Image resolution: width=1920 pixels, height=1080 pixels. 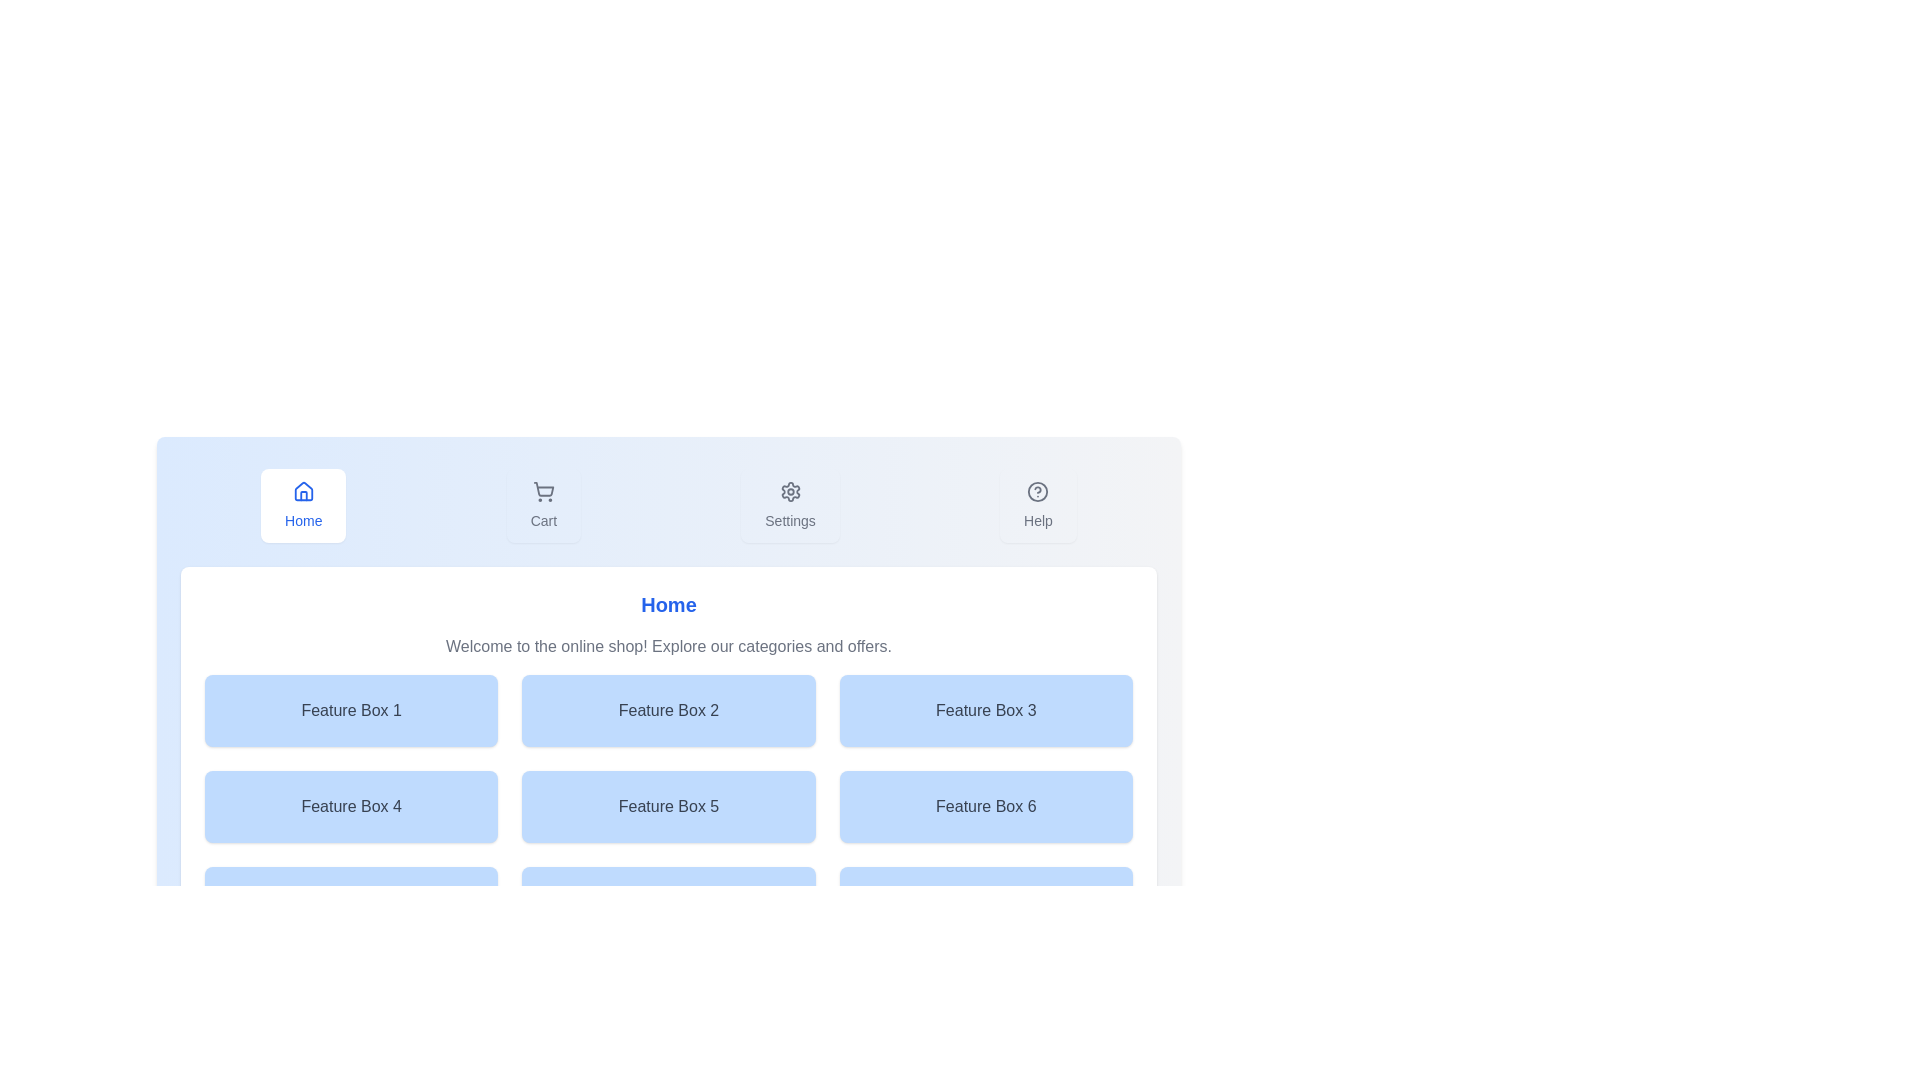 What do you see at coordinates (302, 504) in the screenshot?
I see `the Home tab button to observe the hover effect` at bounding box center [302, 504].